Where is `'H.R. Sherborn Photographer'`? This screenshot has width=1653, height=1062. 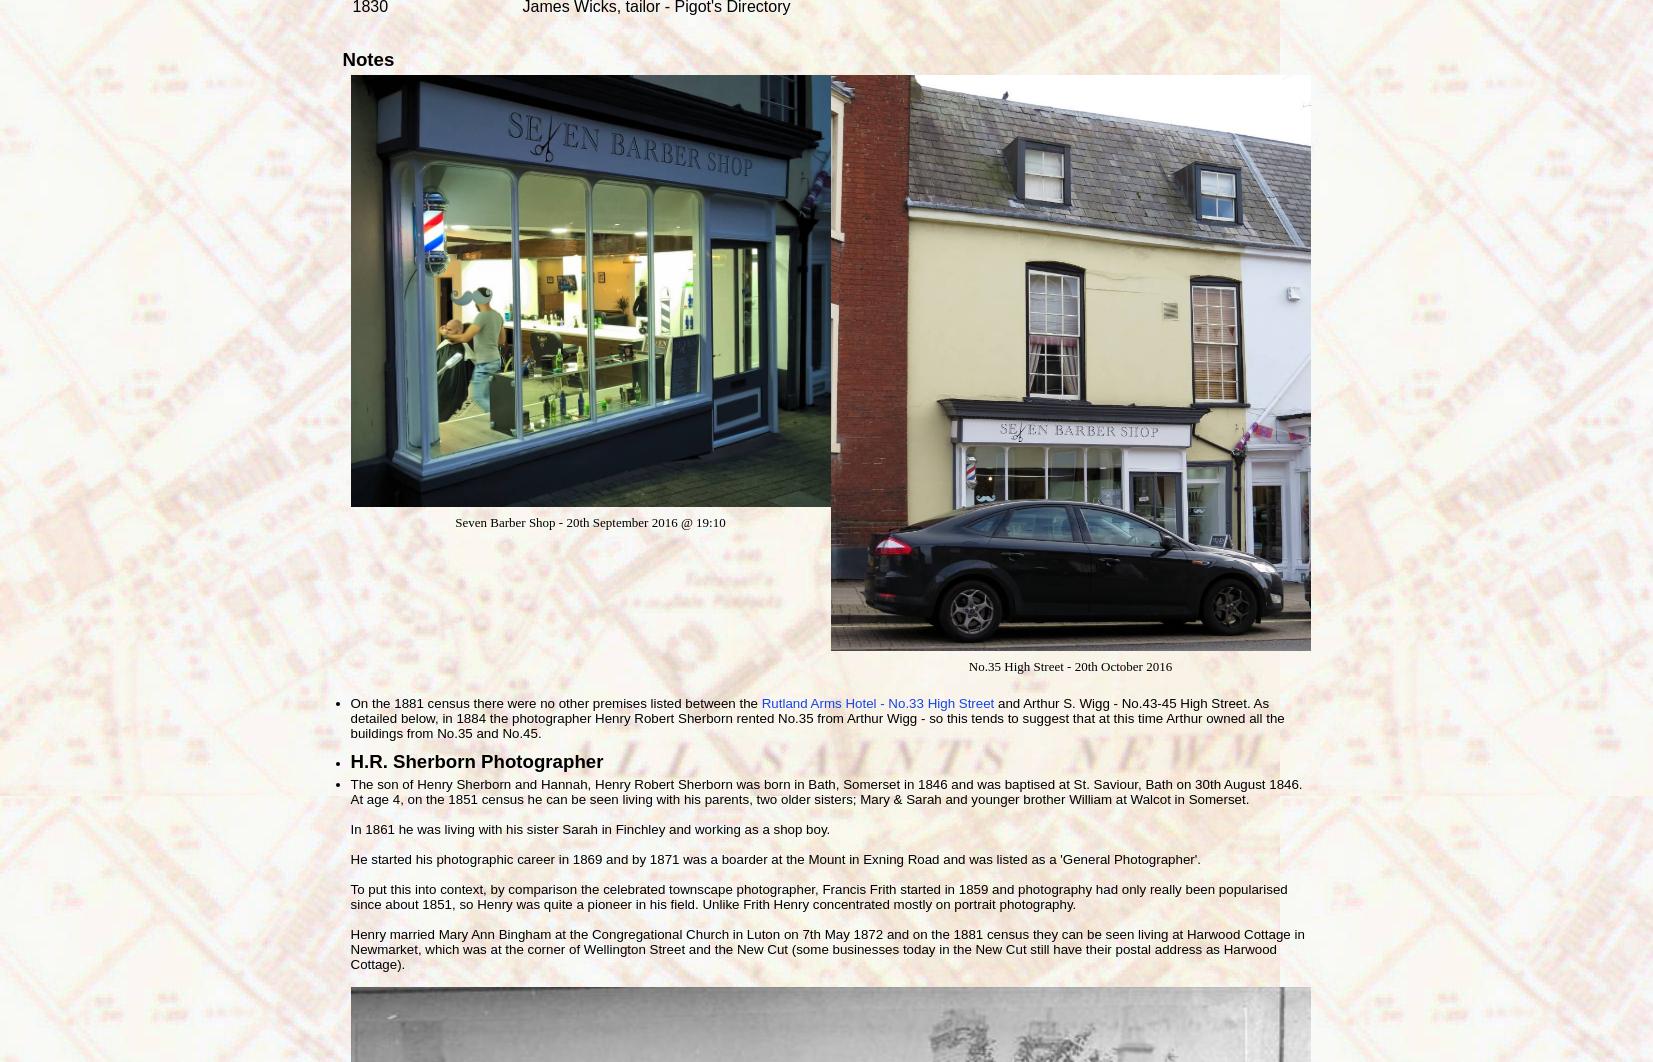 'H.R. Sherborn Photographer' is located at coordinates (348, 761).